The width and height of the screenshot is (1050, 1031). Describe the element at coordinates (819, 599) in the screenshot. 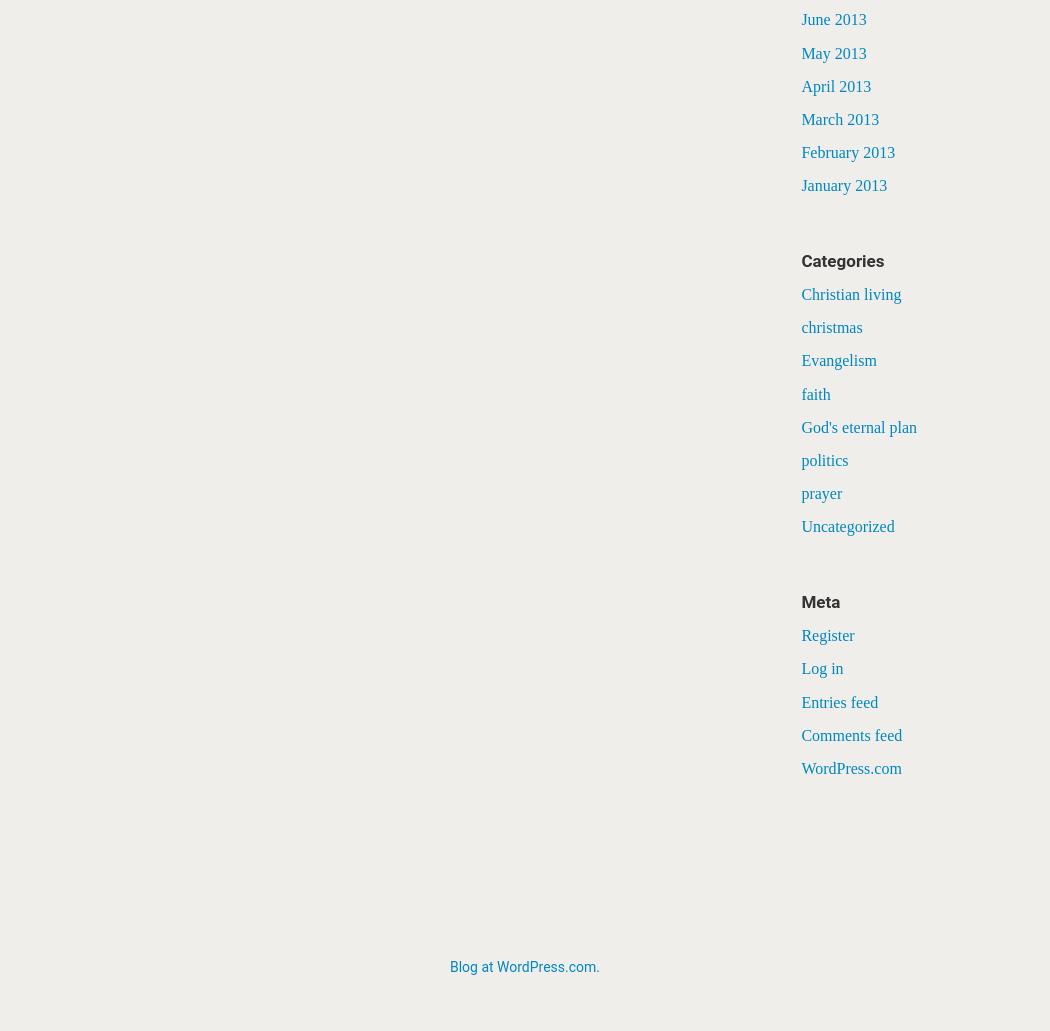

I see `'Meta'` at that location.